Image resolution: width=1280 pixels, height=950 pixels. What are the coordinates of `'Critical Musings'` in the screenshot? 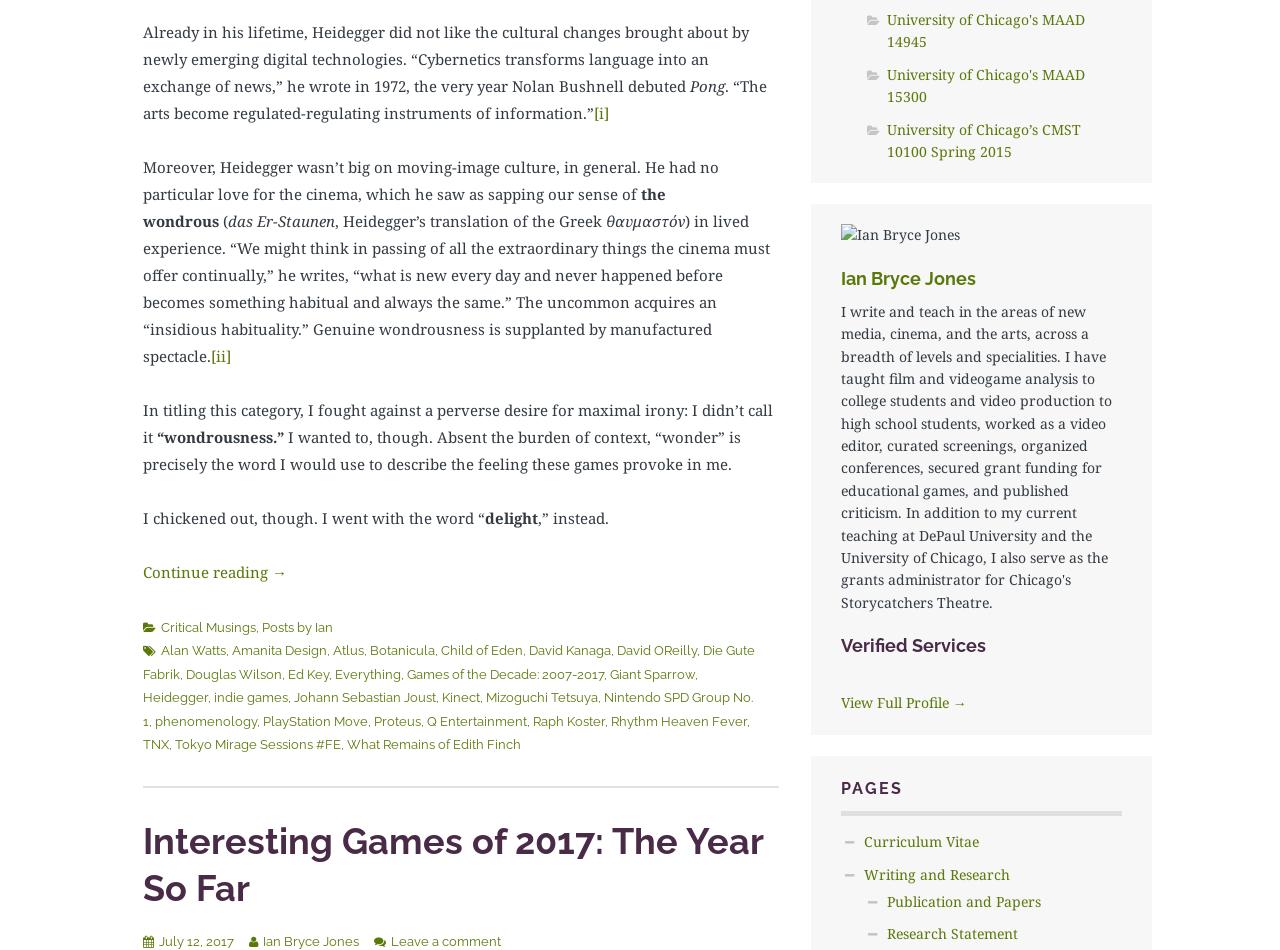 It's located at (208, 626).